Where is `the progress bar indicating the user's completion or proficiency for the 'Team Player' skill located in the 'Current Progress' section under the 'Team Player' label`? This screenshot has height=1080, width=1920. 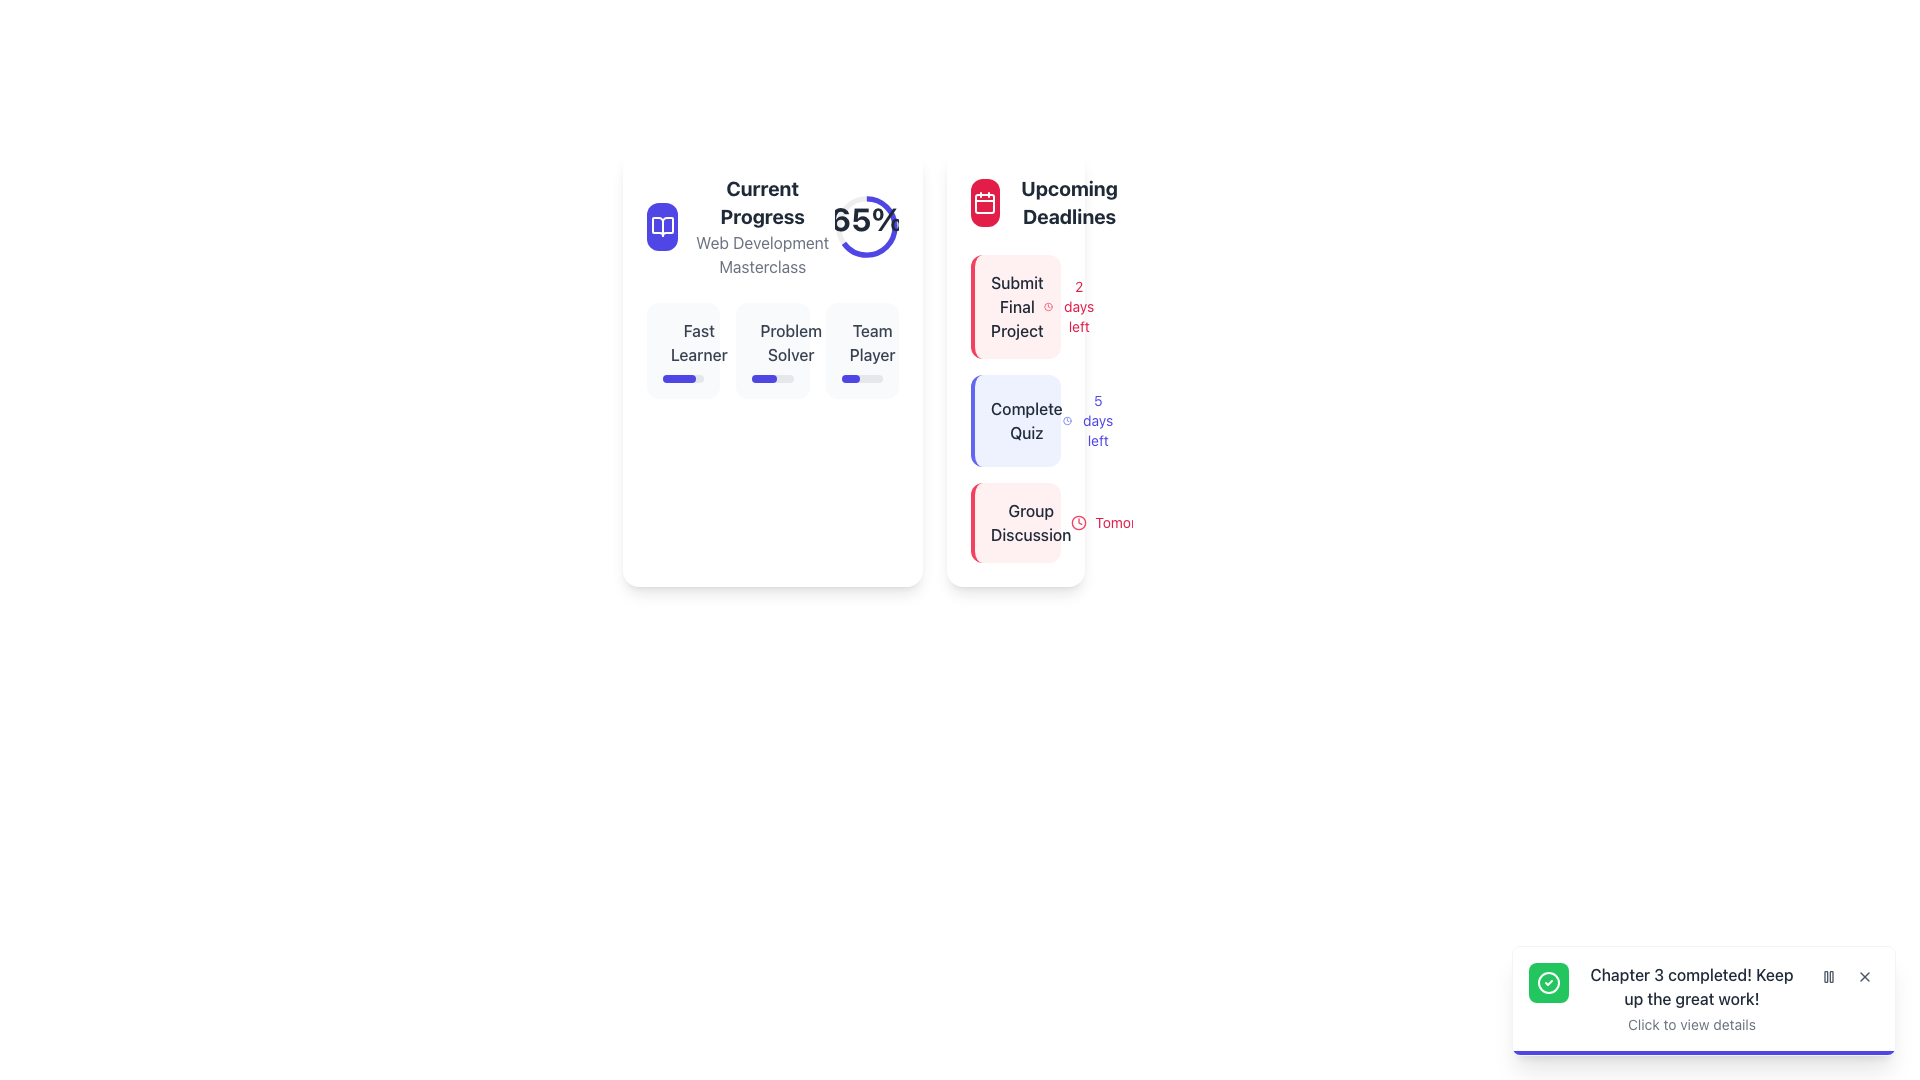 the progress bar indicating the user's completion or proficiency for the 'Team Player' skill located in the 'Current Progress' section under the 'Team Player' label is located at coordinates (850, 378).